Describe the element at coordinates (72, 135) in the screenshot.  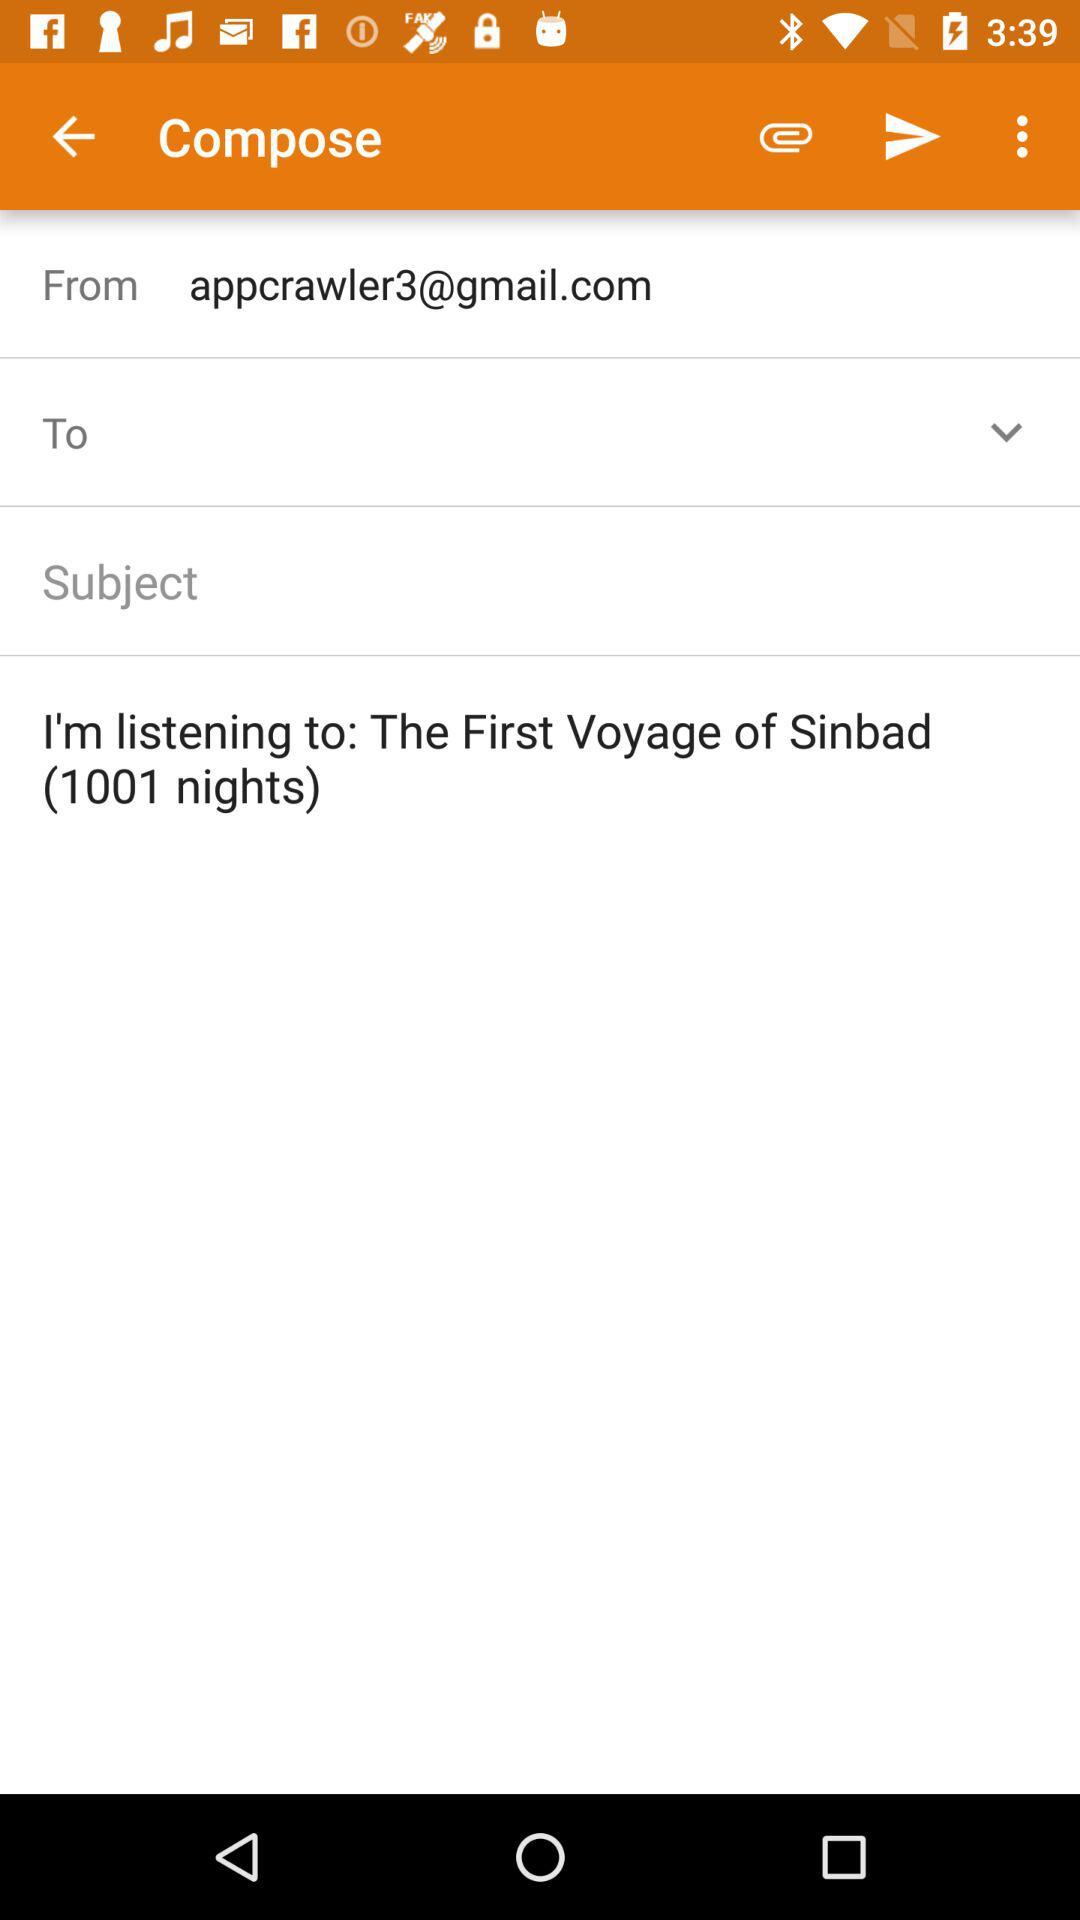
I see `the app next to compose` at that location.